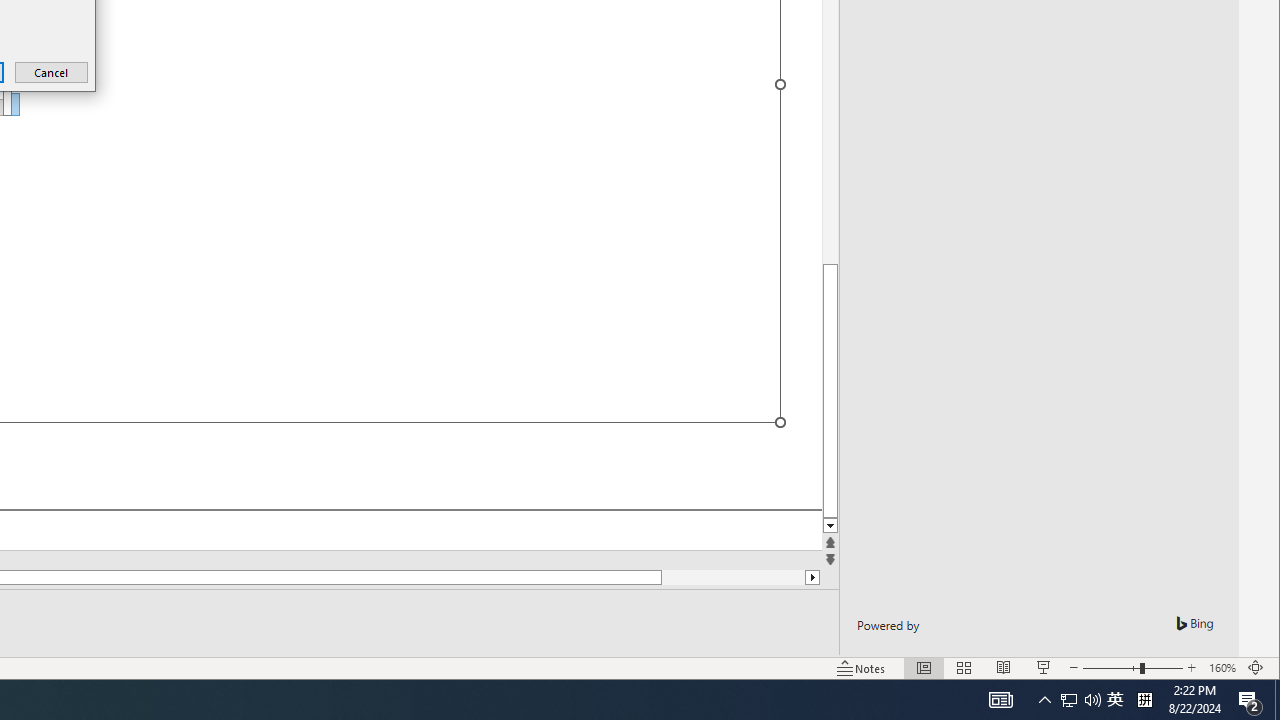 This screenshot has width=1280, height=720. What do you see at coordinates (1221, 668) in the screenshot?
I see `'Zoom 160%'` at bounding box center [1221, 668].